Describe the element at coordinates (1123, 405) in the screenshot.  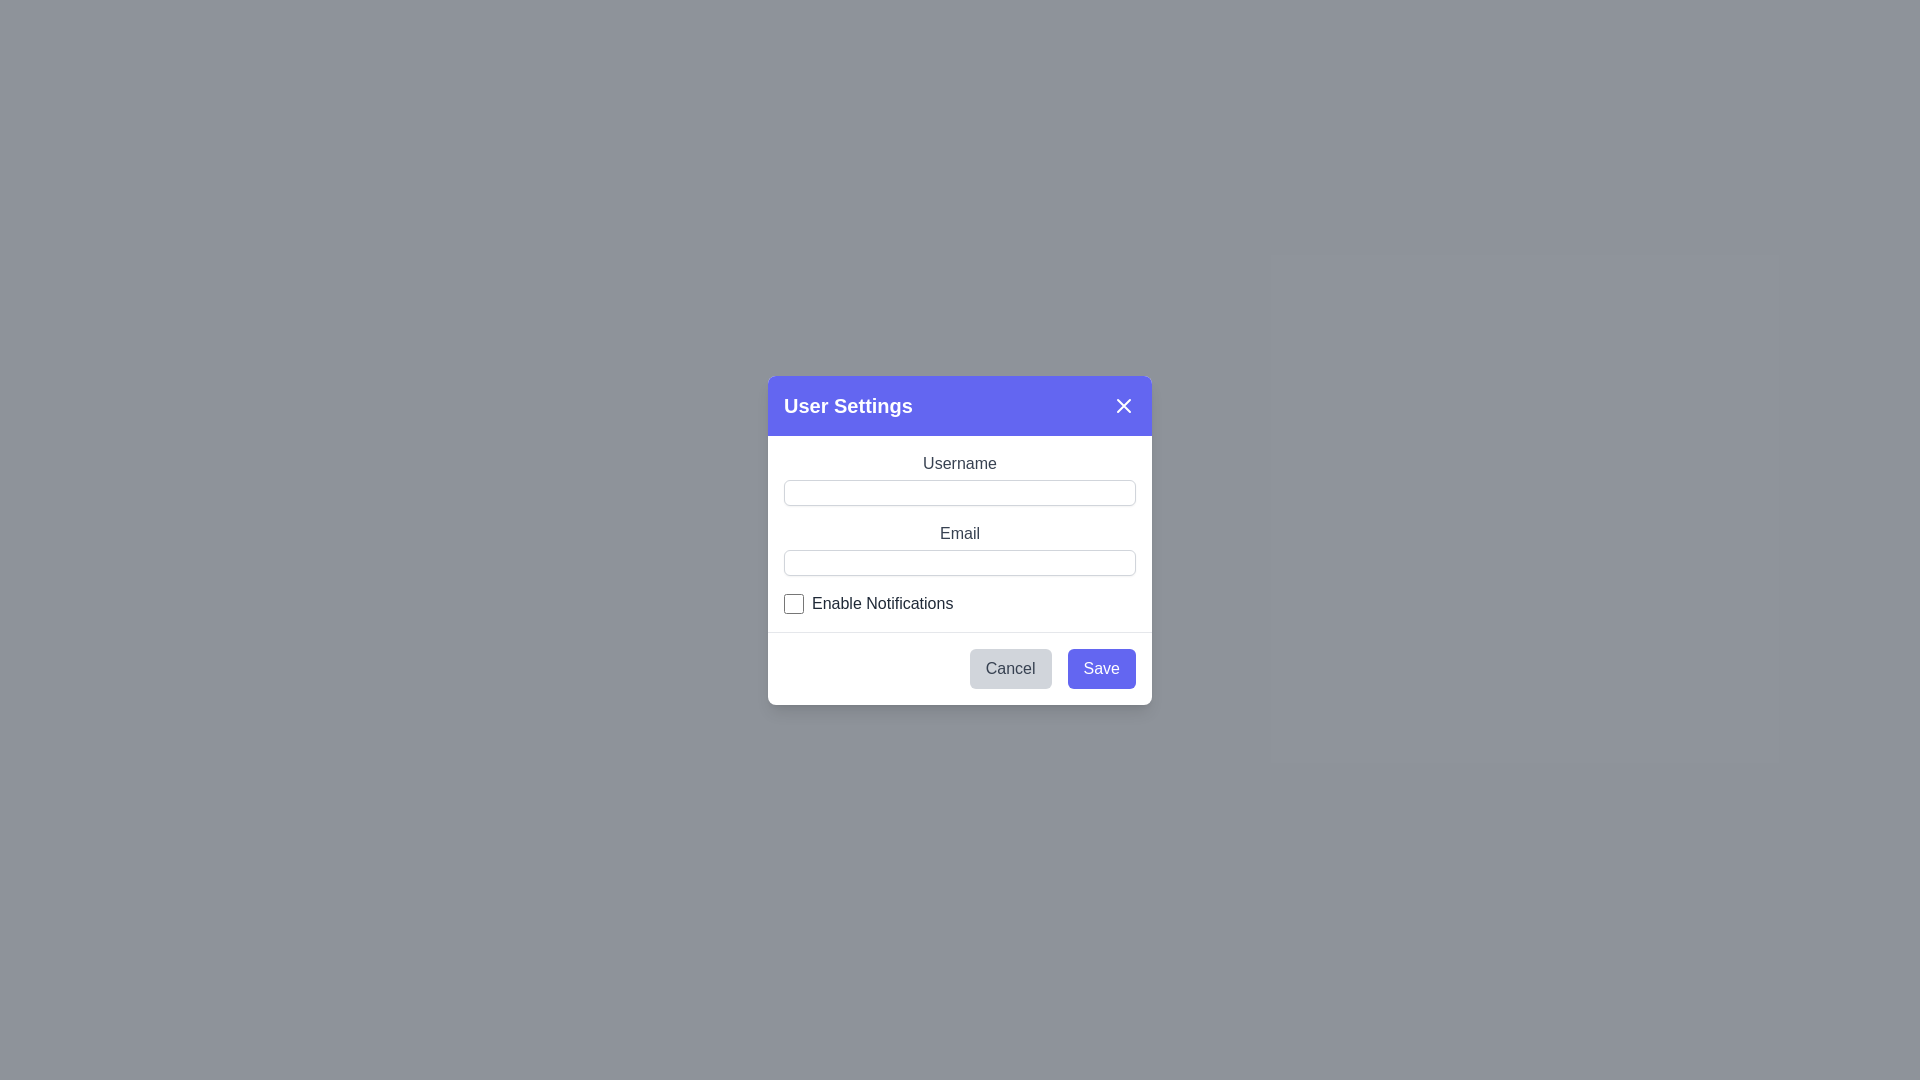
I see `the 'X' icon button located at the top-right corner of the 'User Settings' modal` at that location.